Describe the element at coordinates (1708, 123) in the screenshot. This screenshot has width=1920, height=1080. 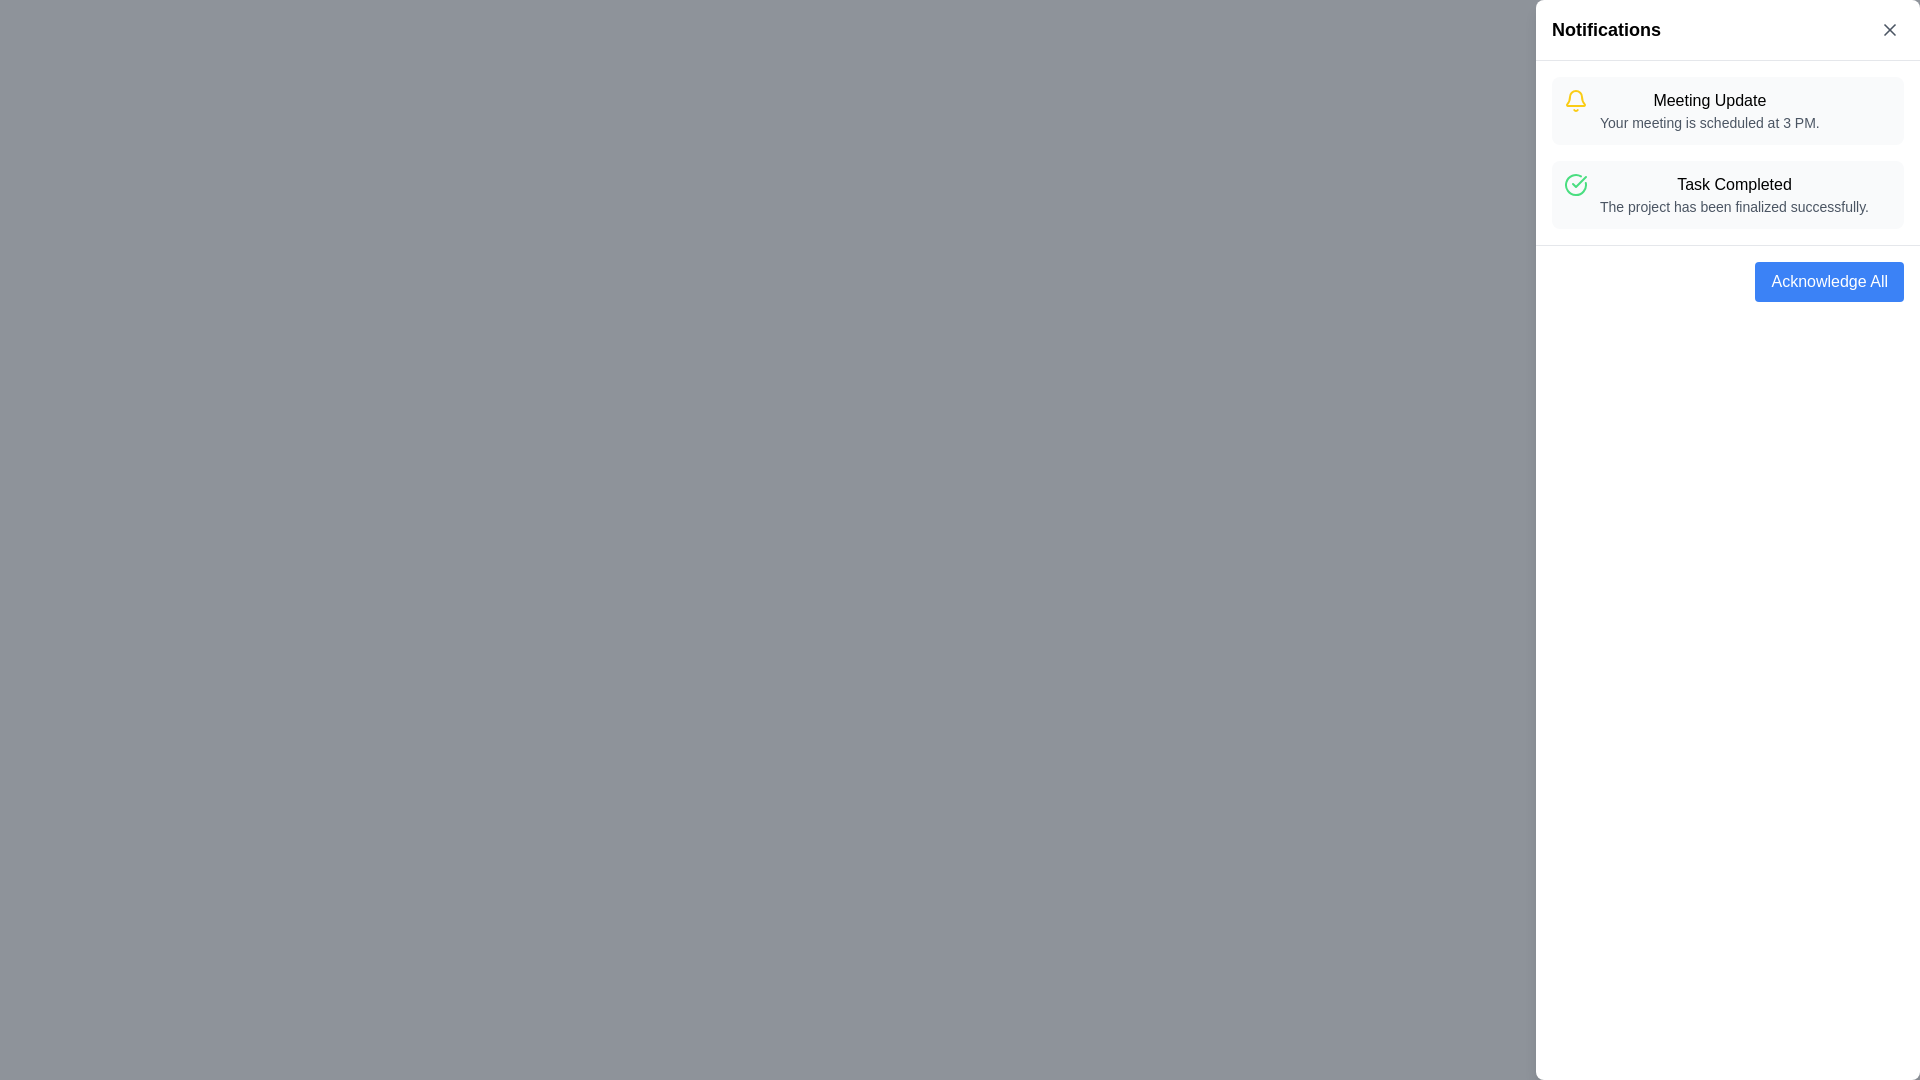
I see `the text element reading 'Your meeting is scheduled at 3 PM.' which is styled with gray color and small font size, positioned directly beneath the 'Meeting Update' in the notifications panel` at that location.